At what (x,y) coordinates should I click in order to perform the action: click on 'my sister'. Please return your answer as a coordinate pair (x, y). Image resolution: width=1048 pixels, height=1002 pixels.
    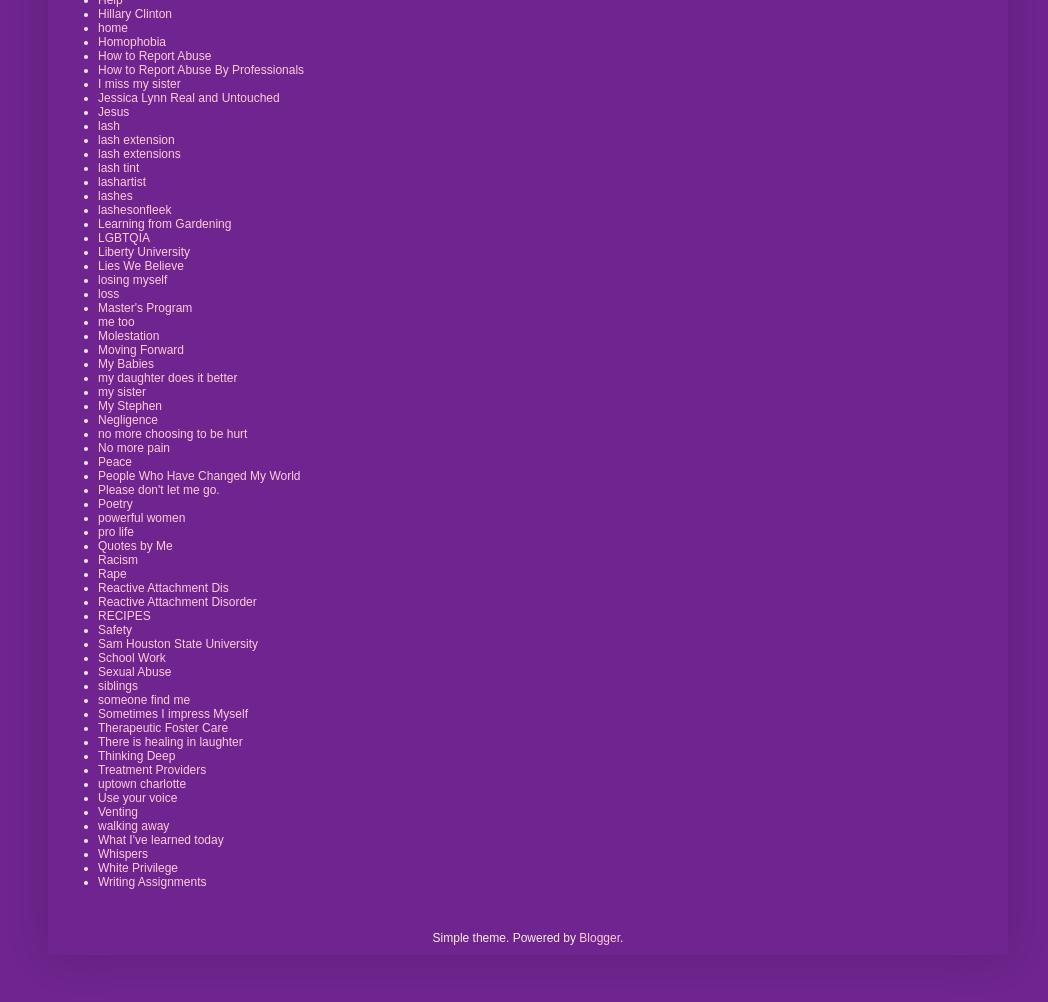
    Looking at the image, I should click on (96, 390).